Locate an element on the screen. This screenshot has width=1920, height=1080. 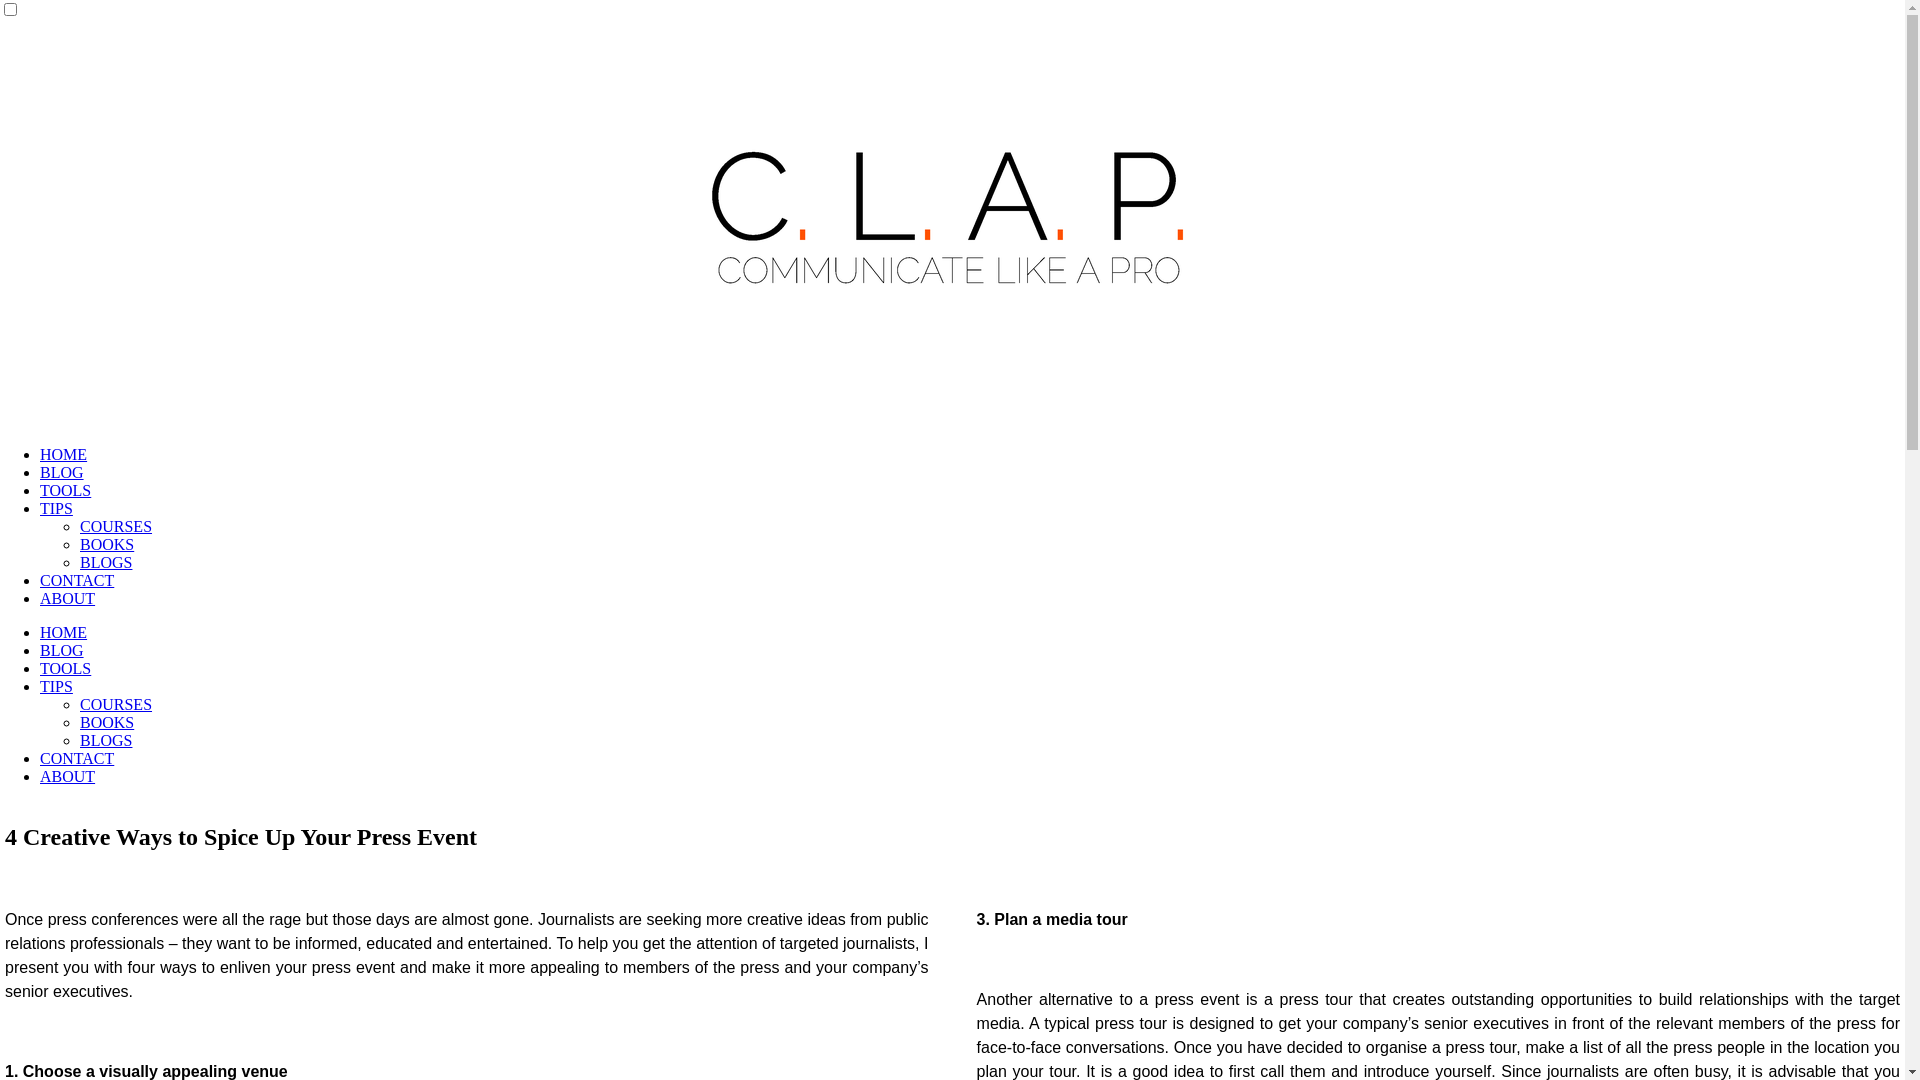
'ABOUT' is located at coordinates (67, 775).